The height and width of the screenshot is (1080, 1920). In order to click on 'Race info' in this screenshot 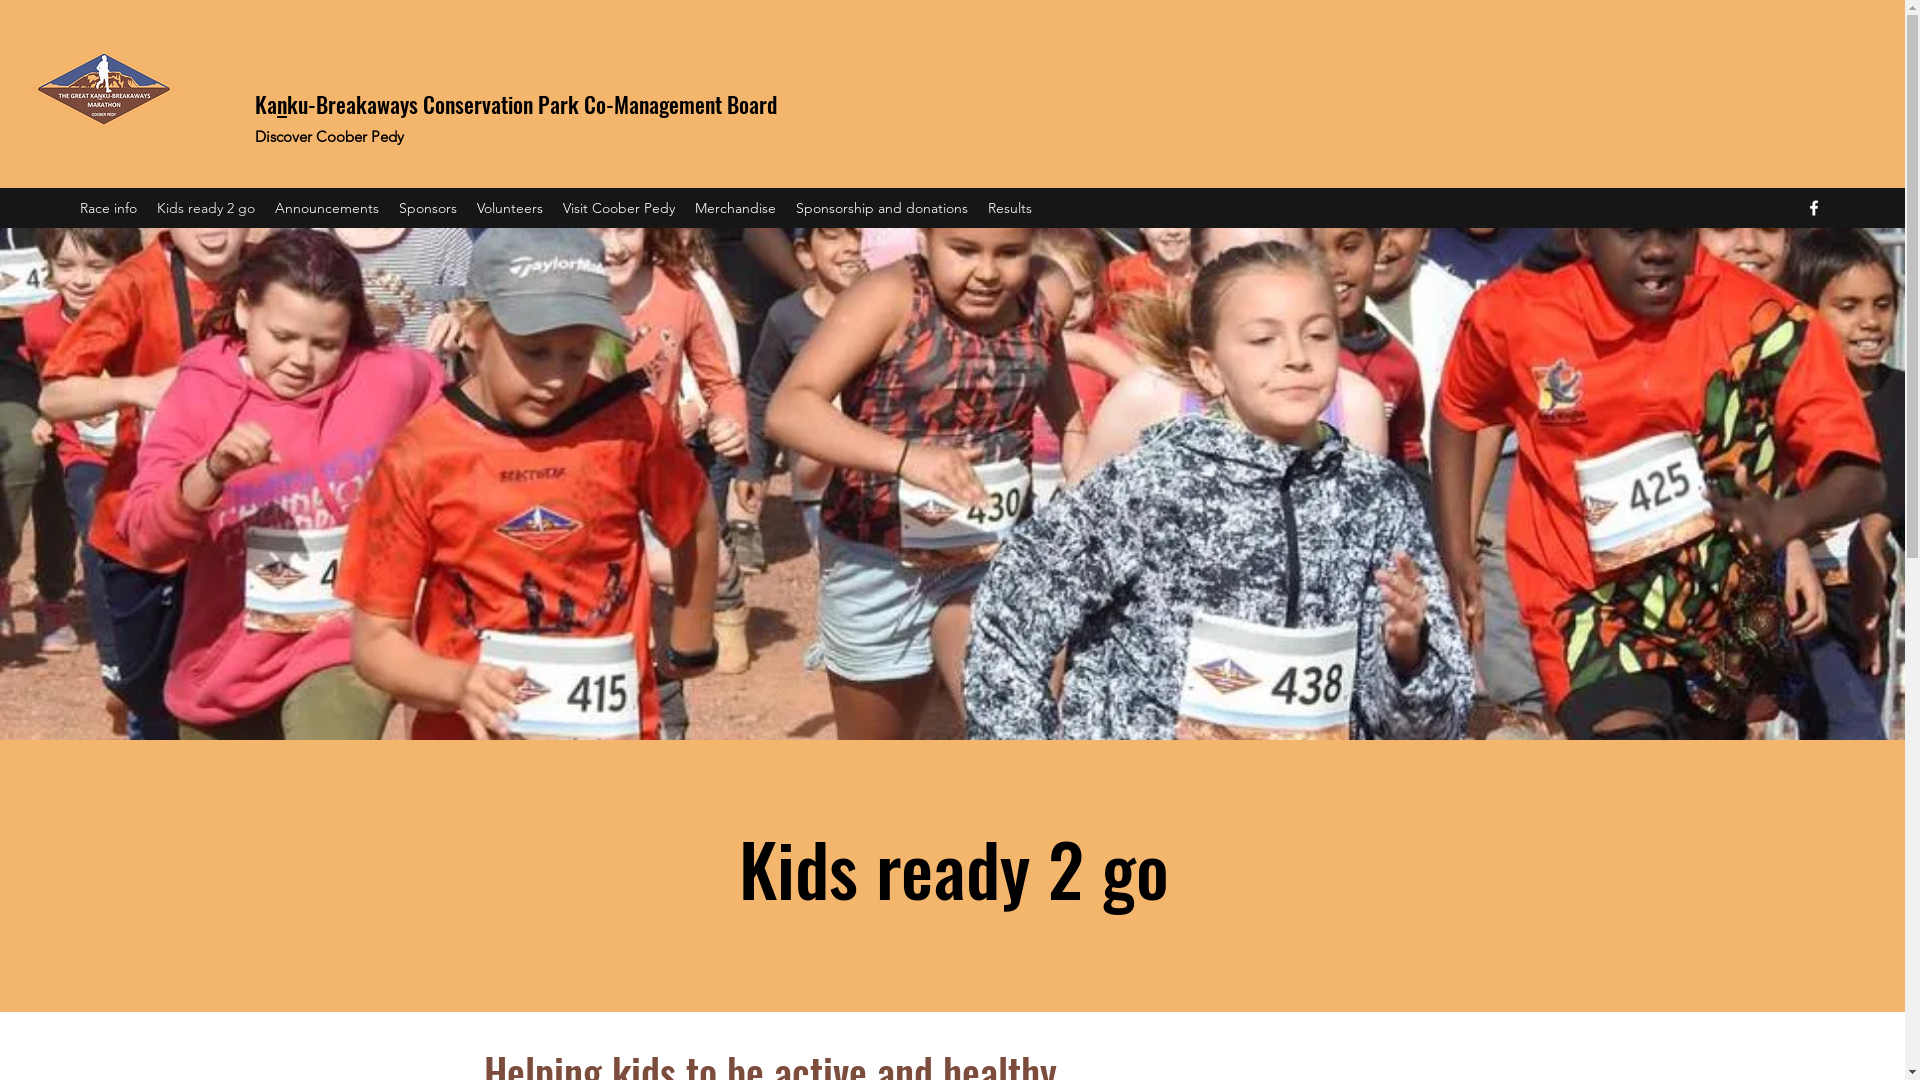, I will do `click(107, 208)`.